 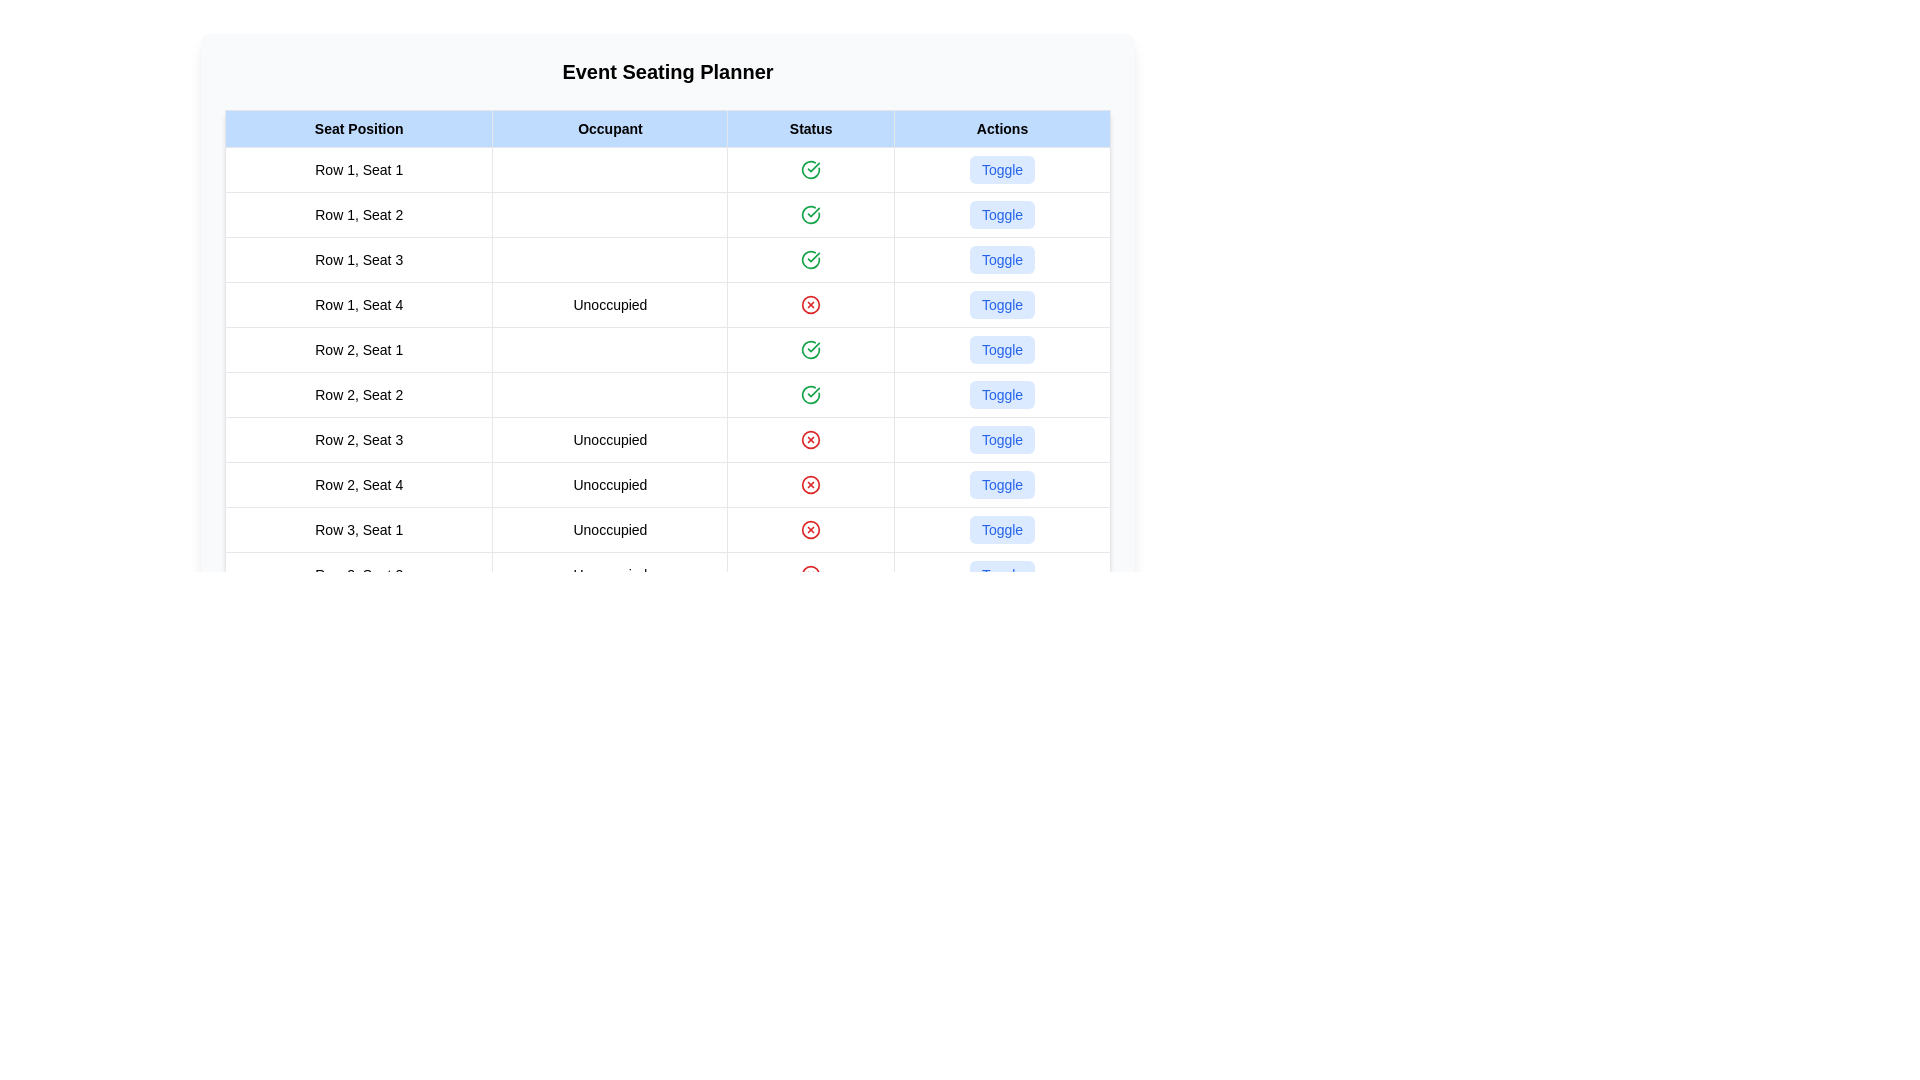 I want to click on the red circular icon with a white 'X' inside it, located in the 'Status' column of the 4th row in the table, so click(x=811, y=304).